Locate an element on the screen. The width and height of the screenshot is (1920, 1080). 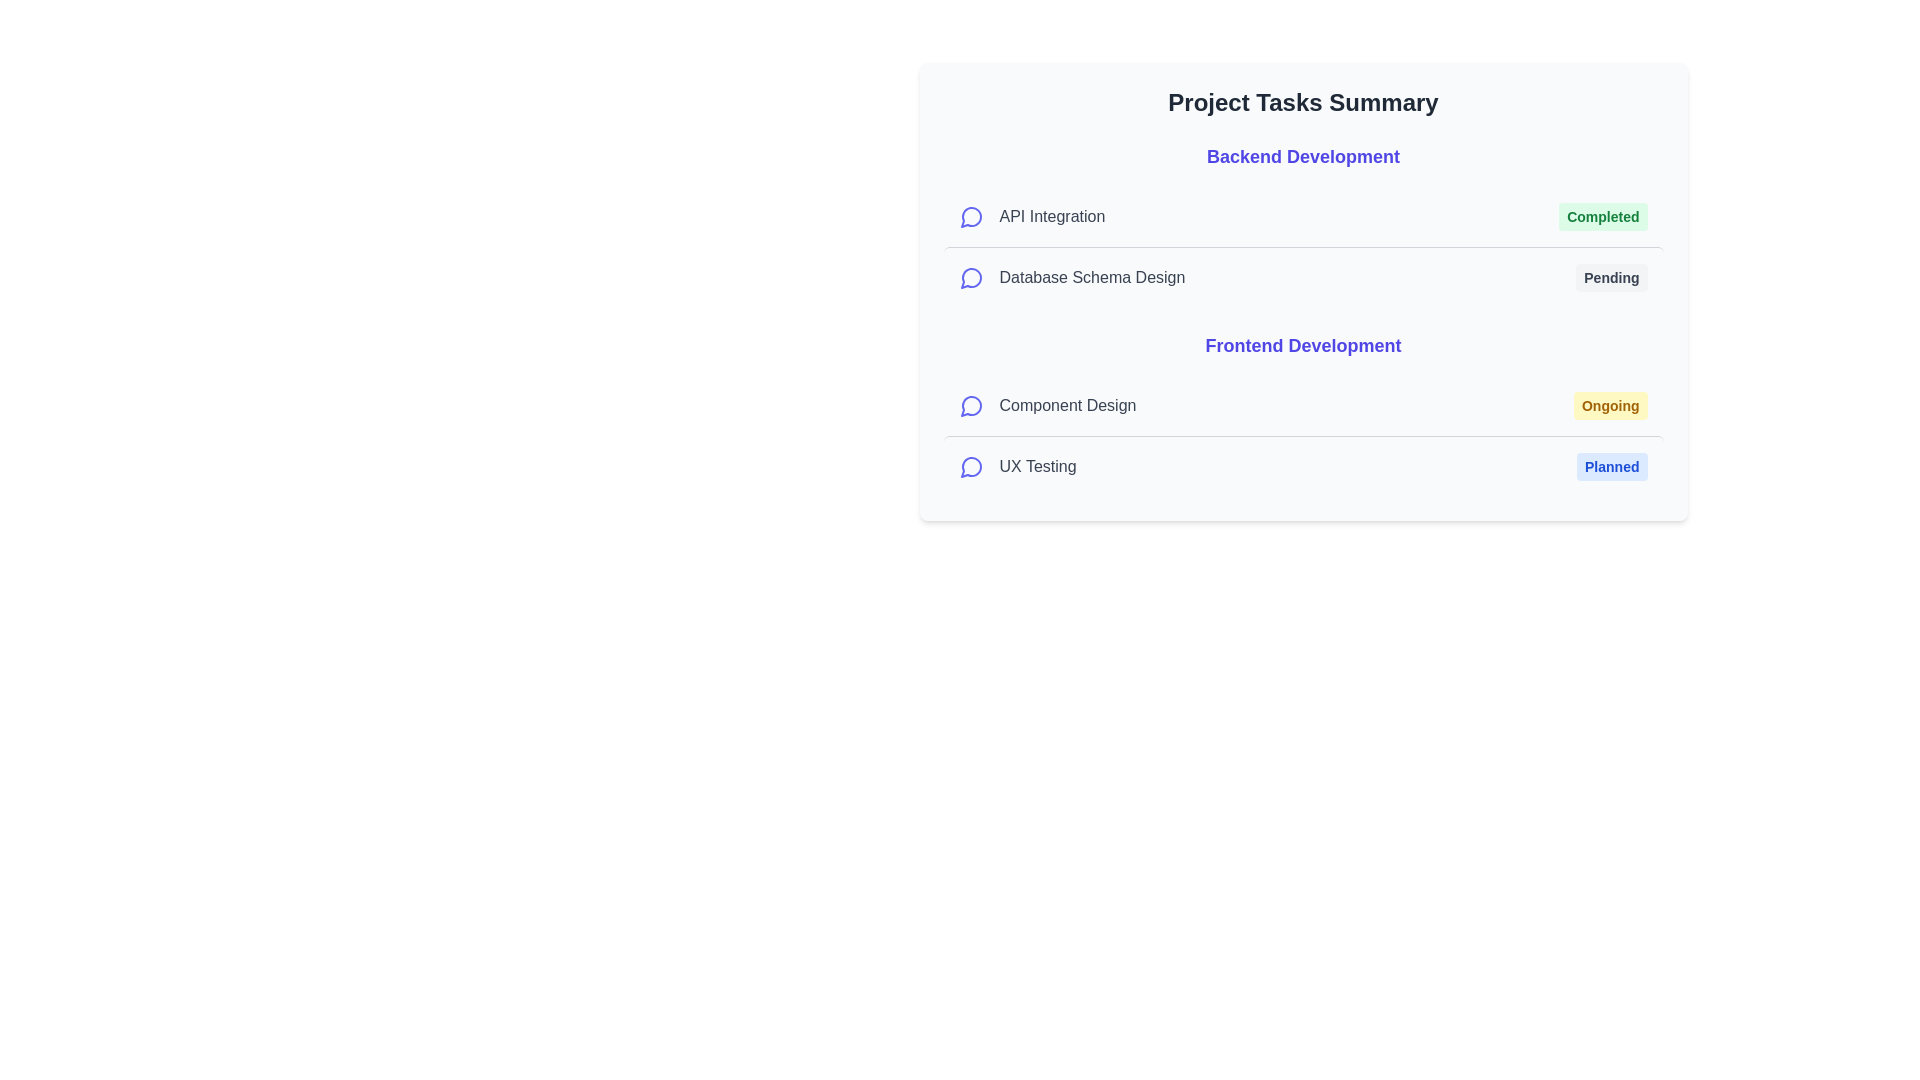
the circular indigo icon resembling a speech bubble located to the left of the 'UX Testing' label for accessibility navigation is located at coordinates (971, 466).